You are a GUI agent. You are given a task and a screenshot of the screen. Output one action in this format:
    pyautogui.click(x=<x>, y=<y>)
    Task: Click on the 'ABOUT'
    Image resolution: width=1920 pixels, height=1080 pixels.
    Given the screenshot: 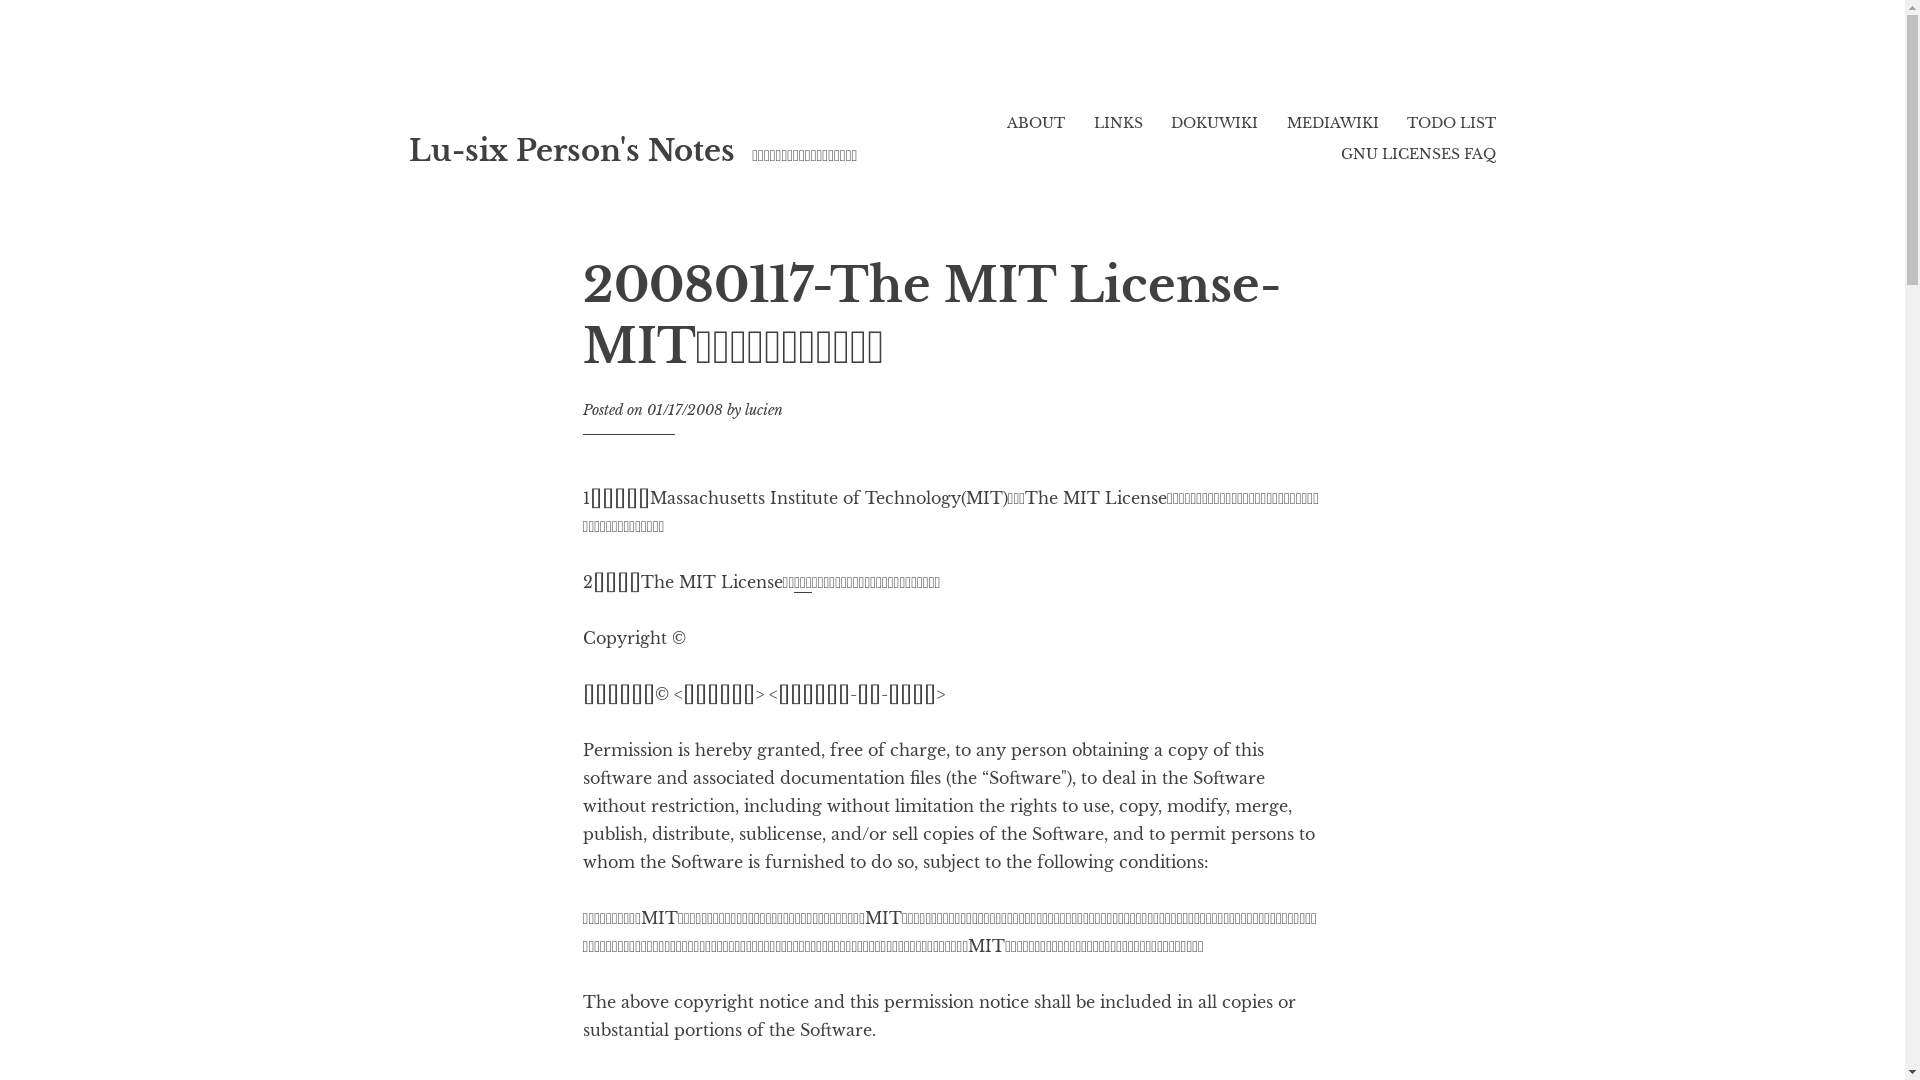 What is the action you would take?
    pyautogui.click(x=1007, y=123)
    